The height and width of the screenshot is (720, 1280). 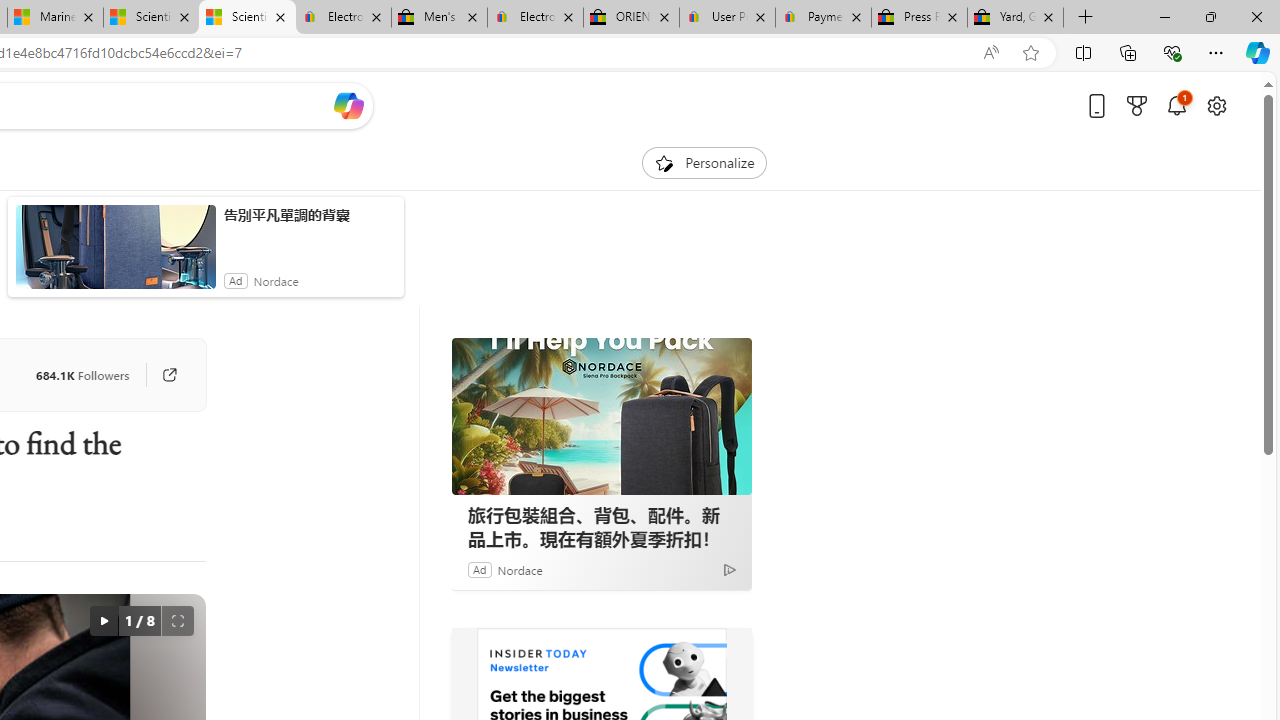 What do you see at coordinates (169, 375) in the screenshot?
I see `'Go to publisher'` at bounding box center [169, 375].